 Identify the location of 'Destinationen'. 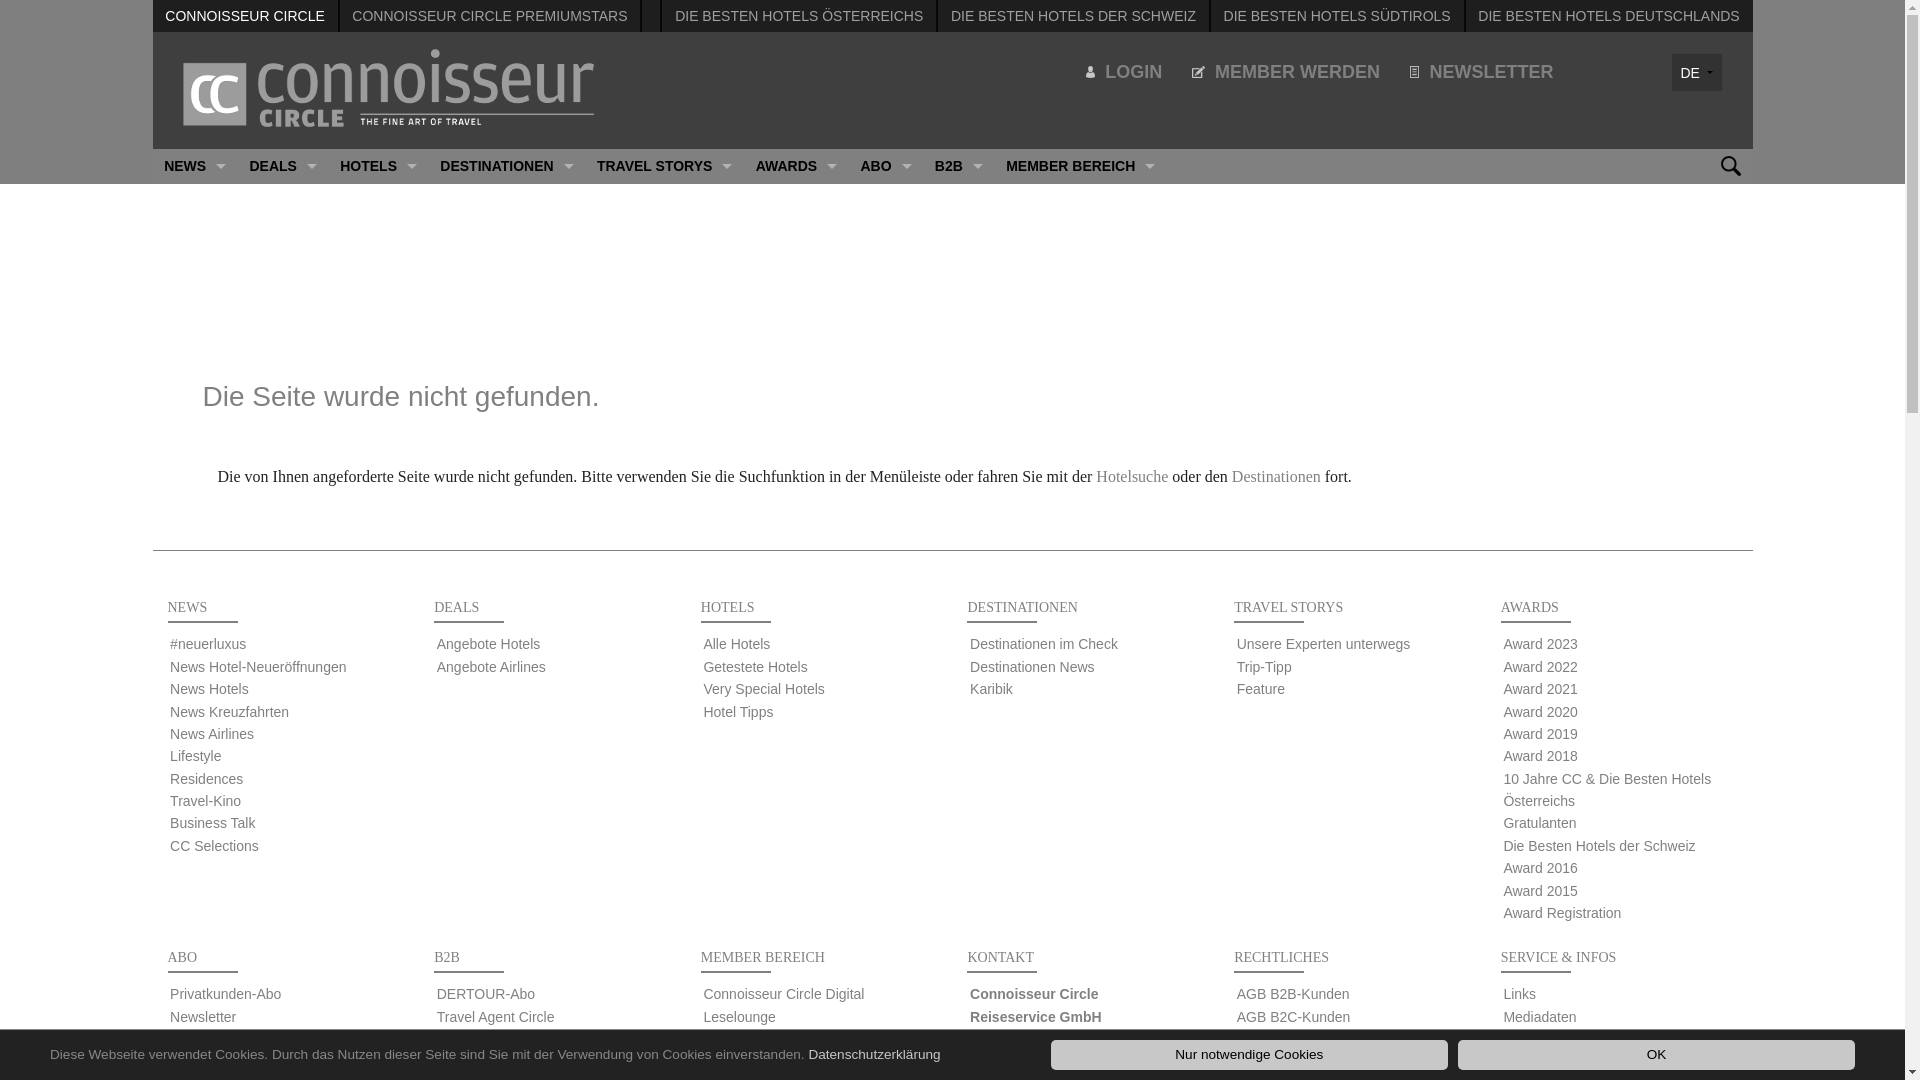
(1275, 476).